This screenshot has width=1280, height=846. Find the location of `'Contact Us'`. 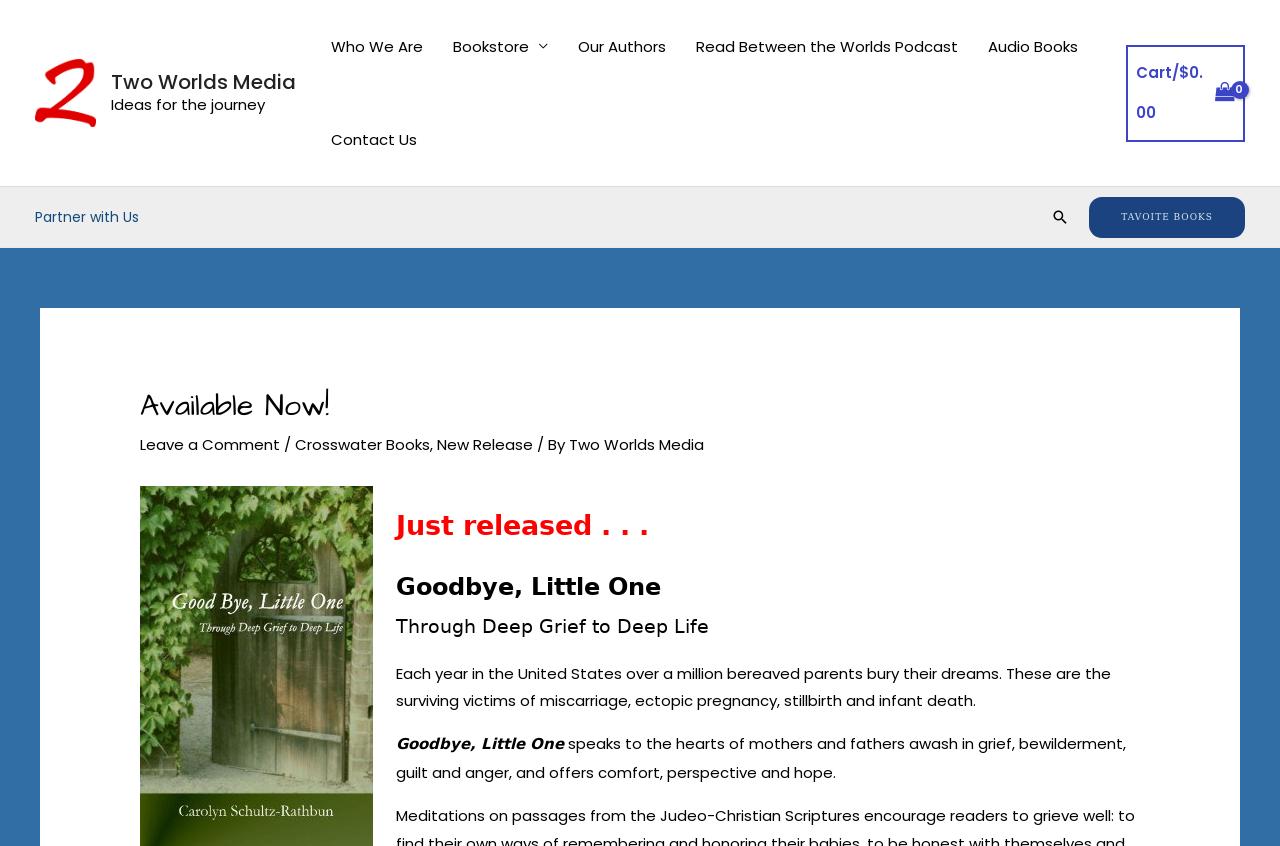

'Contact Us' is located at coordinates (374, 139).